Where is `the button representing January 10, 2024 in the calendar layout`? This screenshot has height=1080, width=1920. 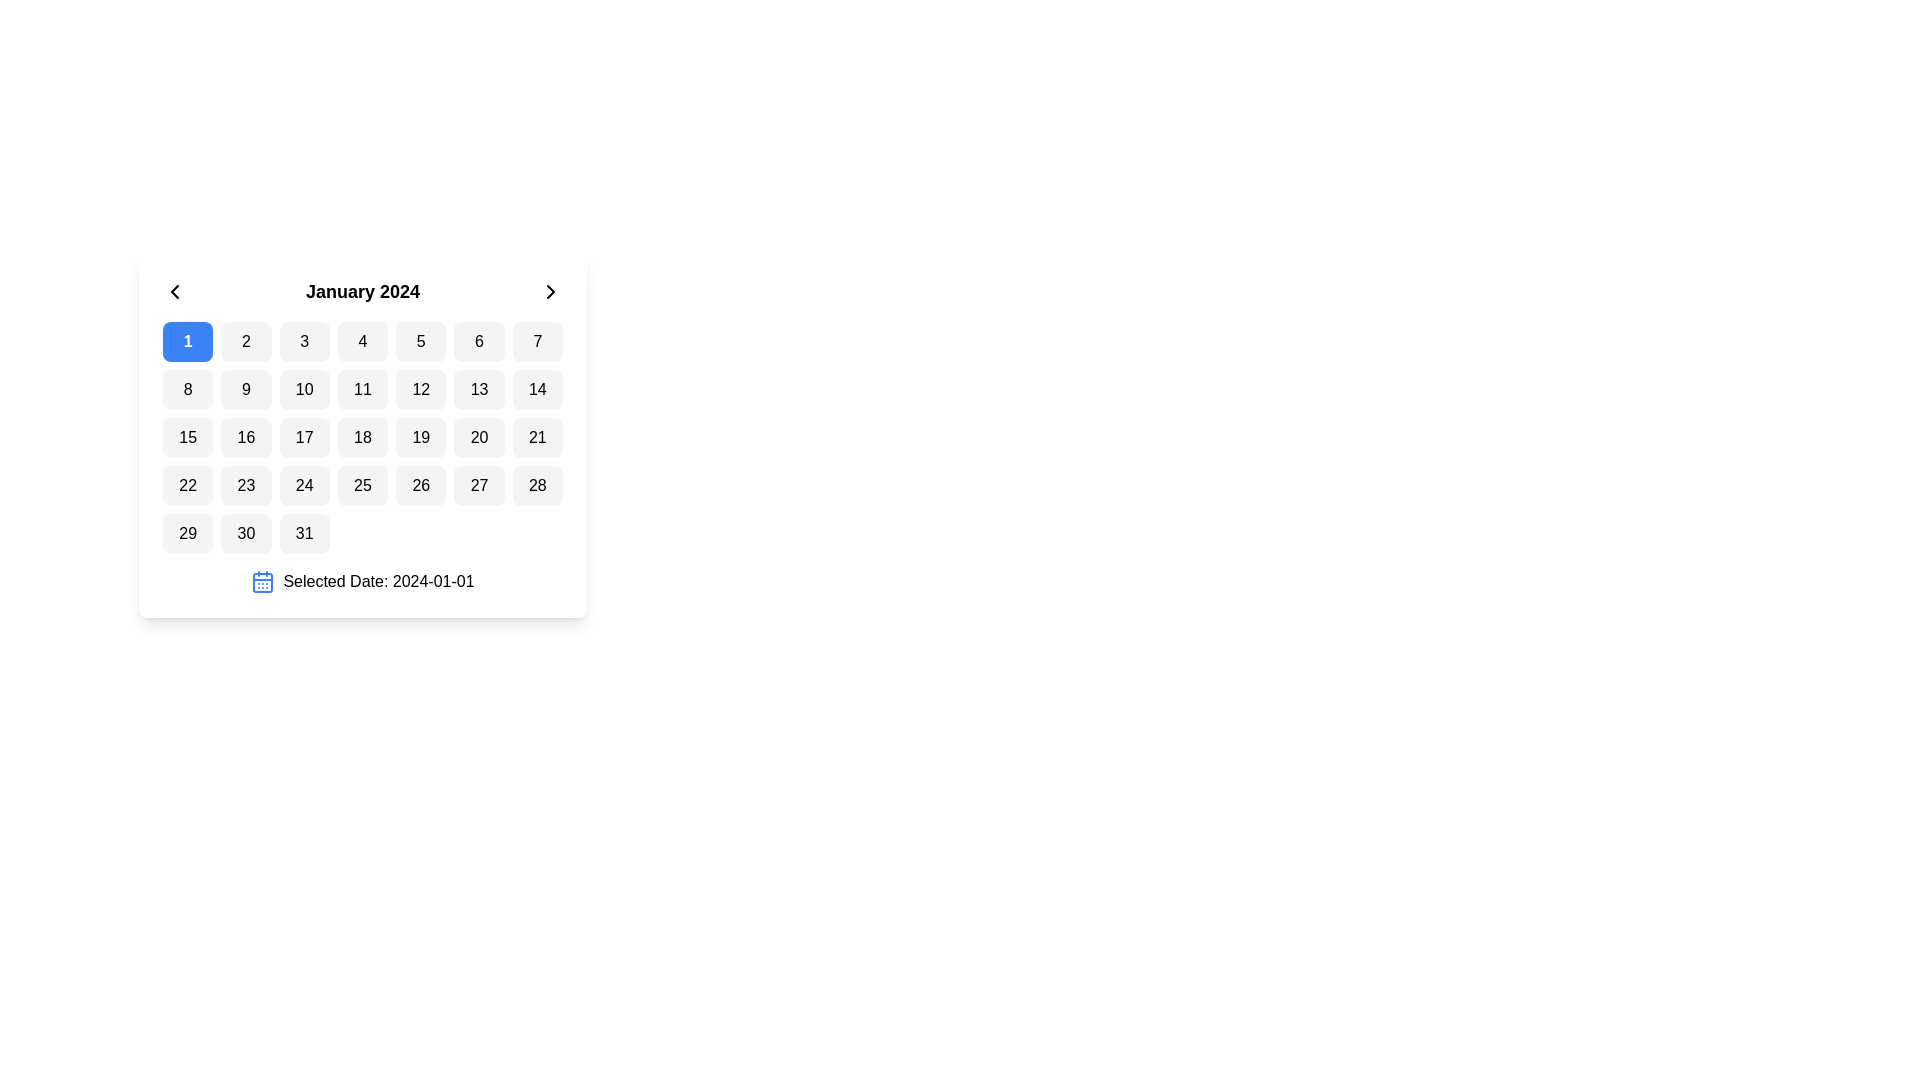
the button representing January 10, 2024 in the calendar layout is located at coordinates (303, 389).